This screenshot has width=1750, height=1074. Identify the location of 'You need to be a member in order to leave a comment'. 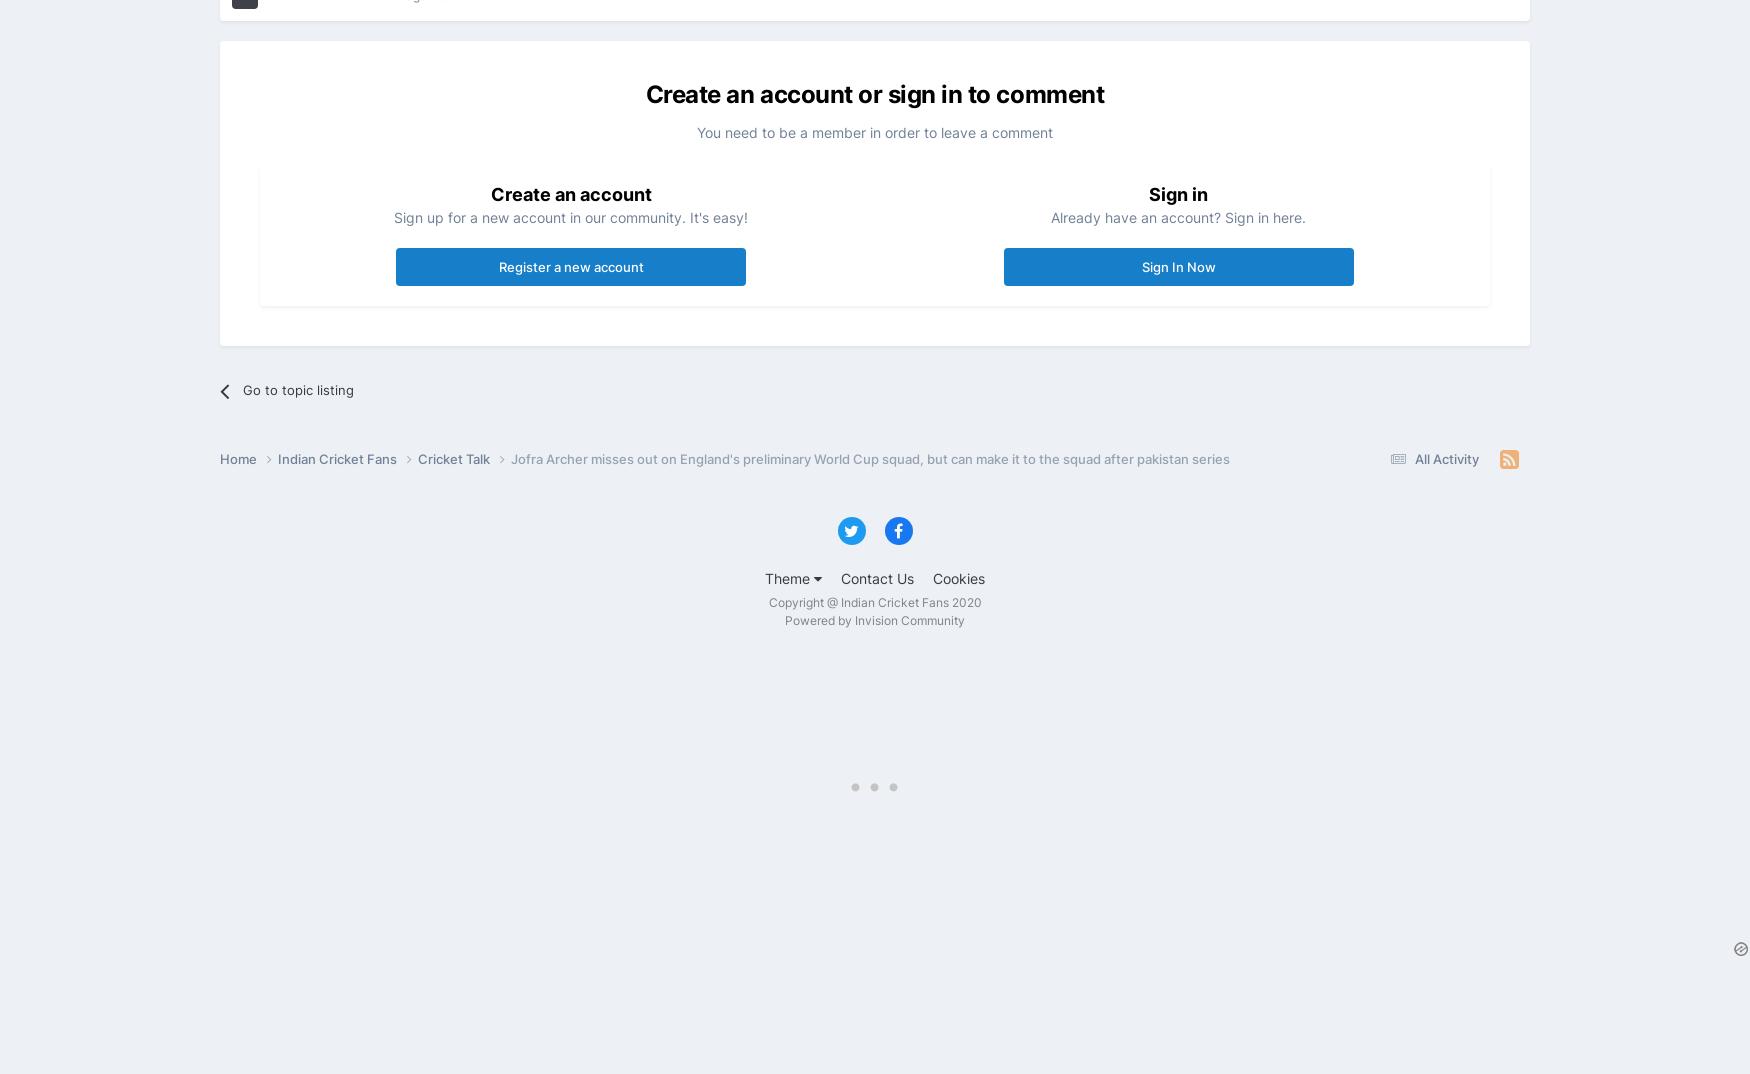
(875, 130).